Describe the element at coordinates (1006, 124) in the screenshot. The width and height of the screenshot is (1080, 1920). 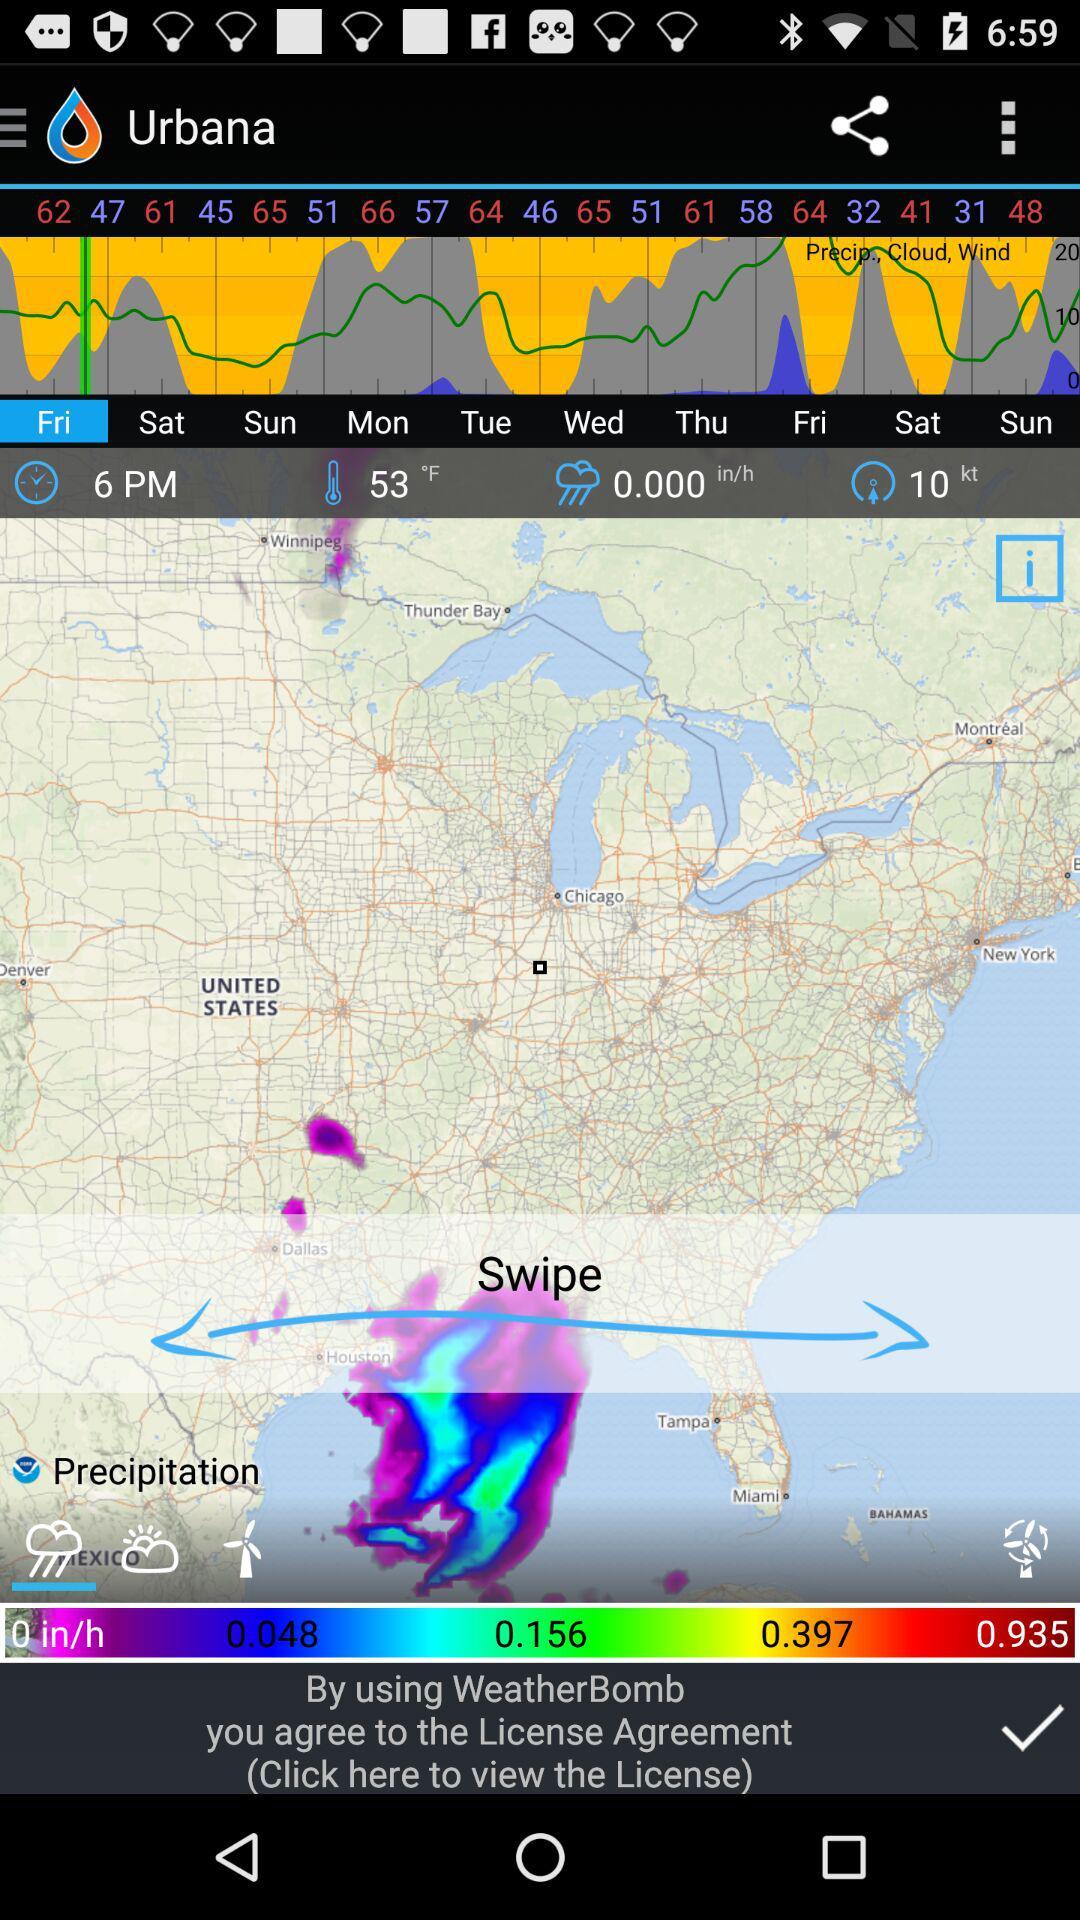
I see `app above 41` at that location.